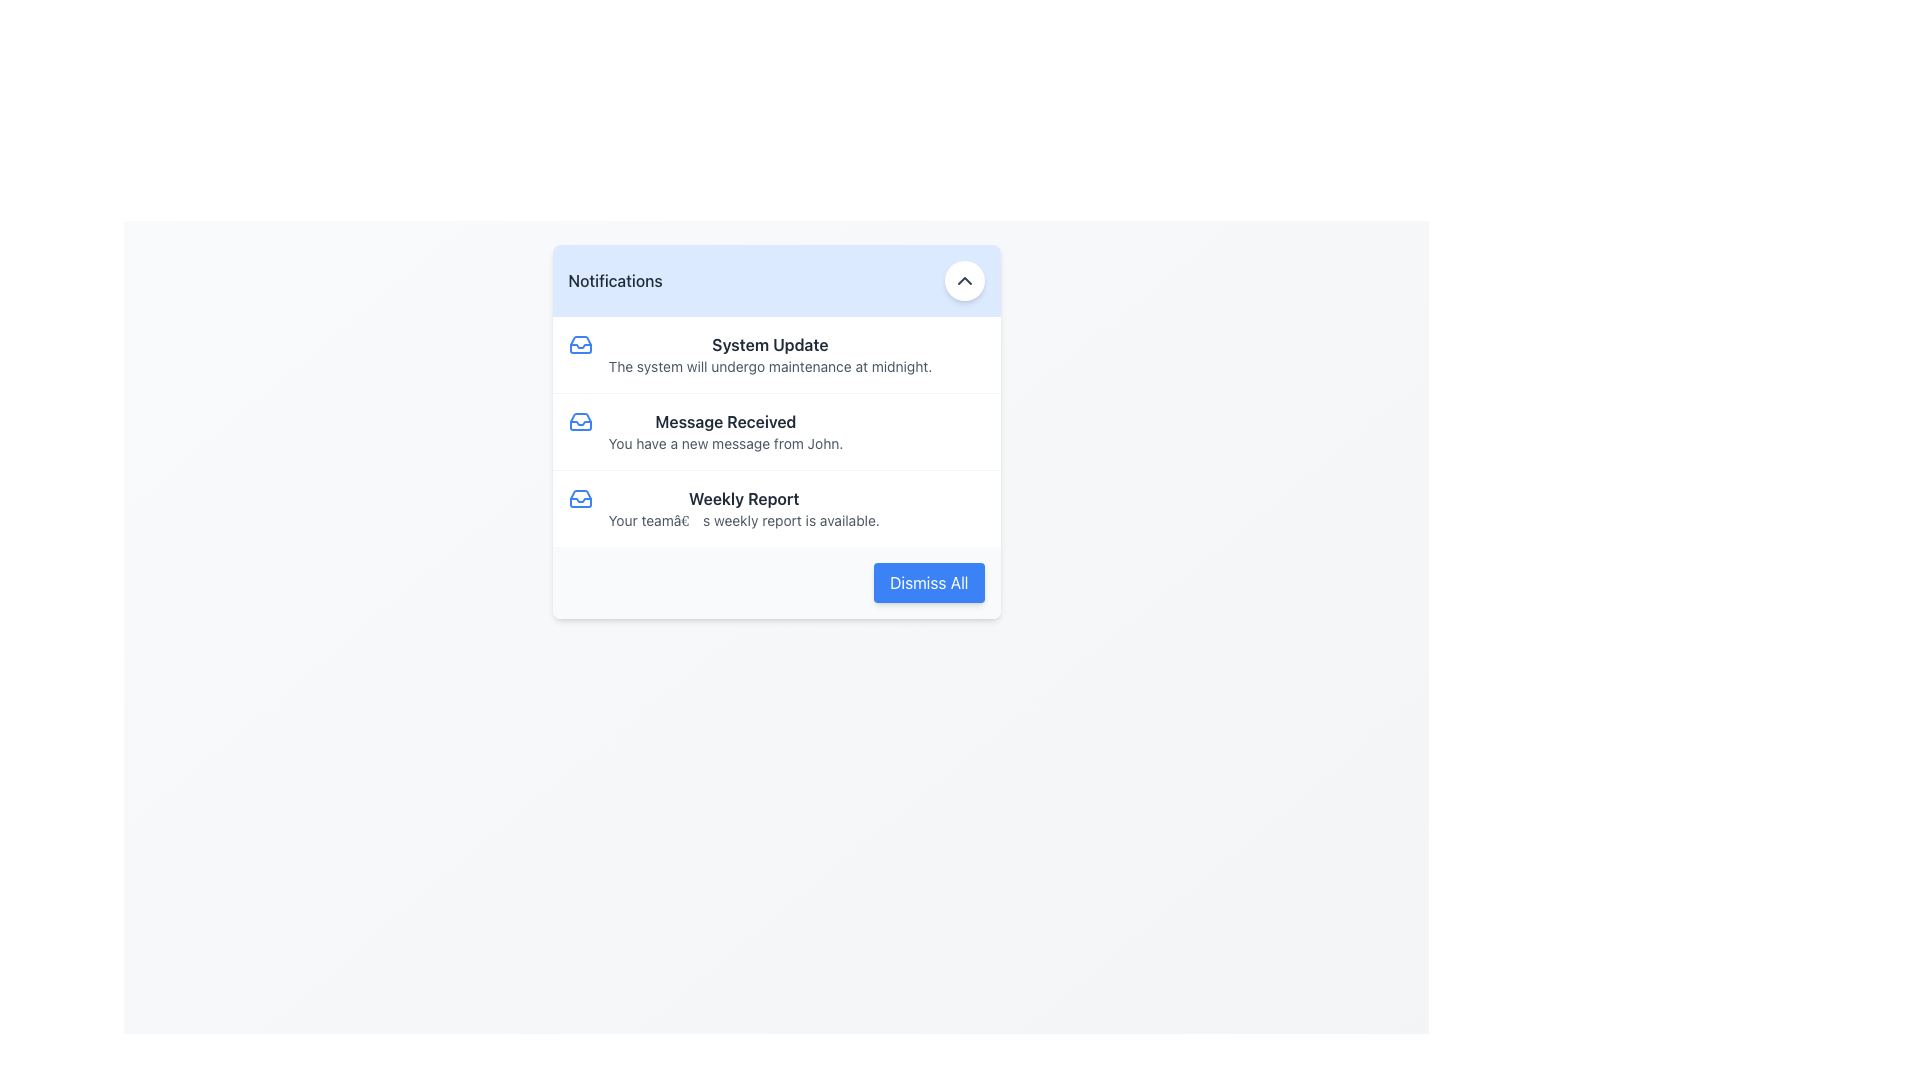 This screenshot has width=1920, height=1080. Describe the element at coordinates (724, 442) in the screenshot. I see `text element displaying the message 'You have a new message from John.' which is styled in gray and positioned beneath the title in the 'Message Received' notification card` at that location.